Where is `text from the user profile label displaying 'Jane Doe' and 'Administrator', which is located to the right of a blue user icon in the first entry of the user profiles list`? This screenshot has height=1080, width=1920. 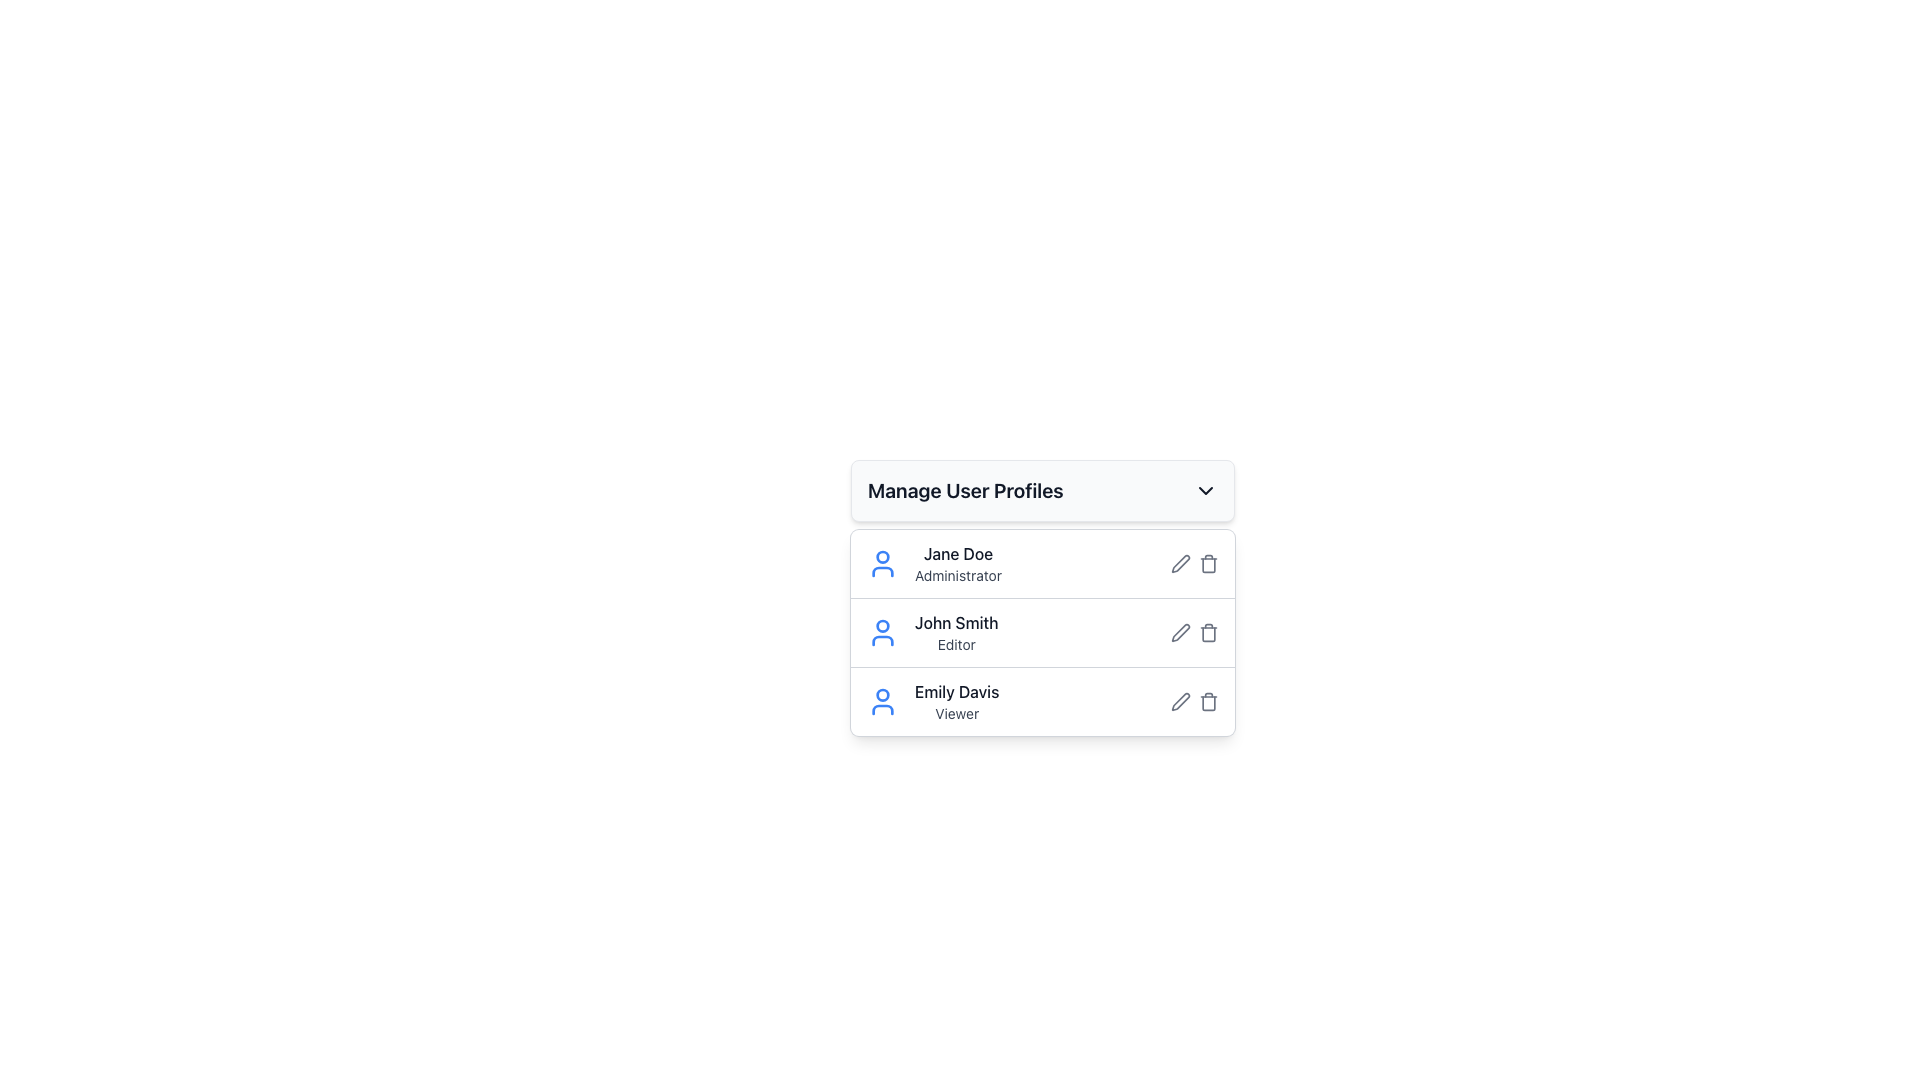
text from the user profile label displaying 'Jane Doe' and 'Administrator', which is located to the right of a blue user icon in the first entry of the user profiles list is located at coordinates (957, 563).